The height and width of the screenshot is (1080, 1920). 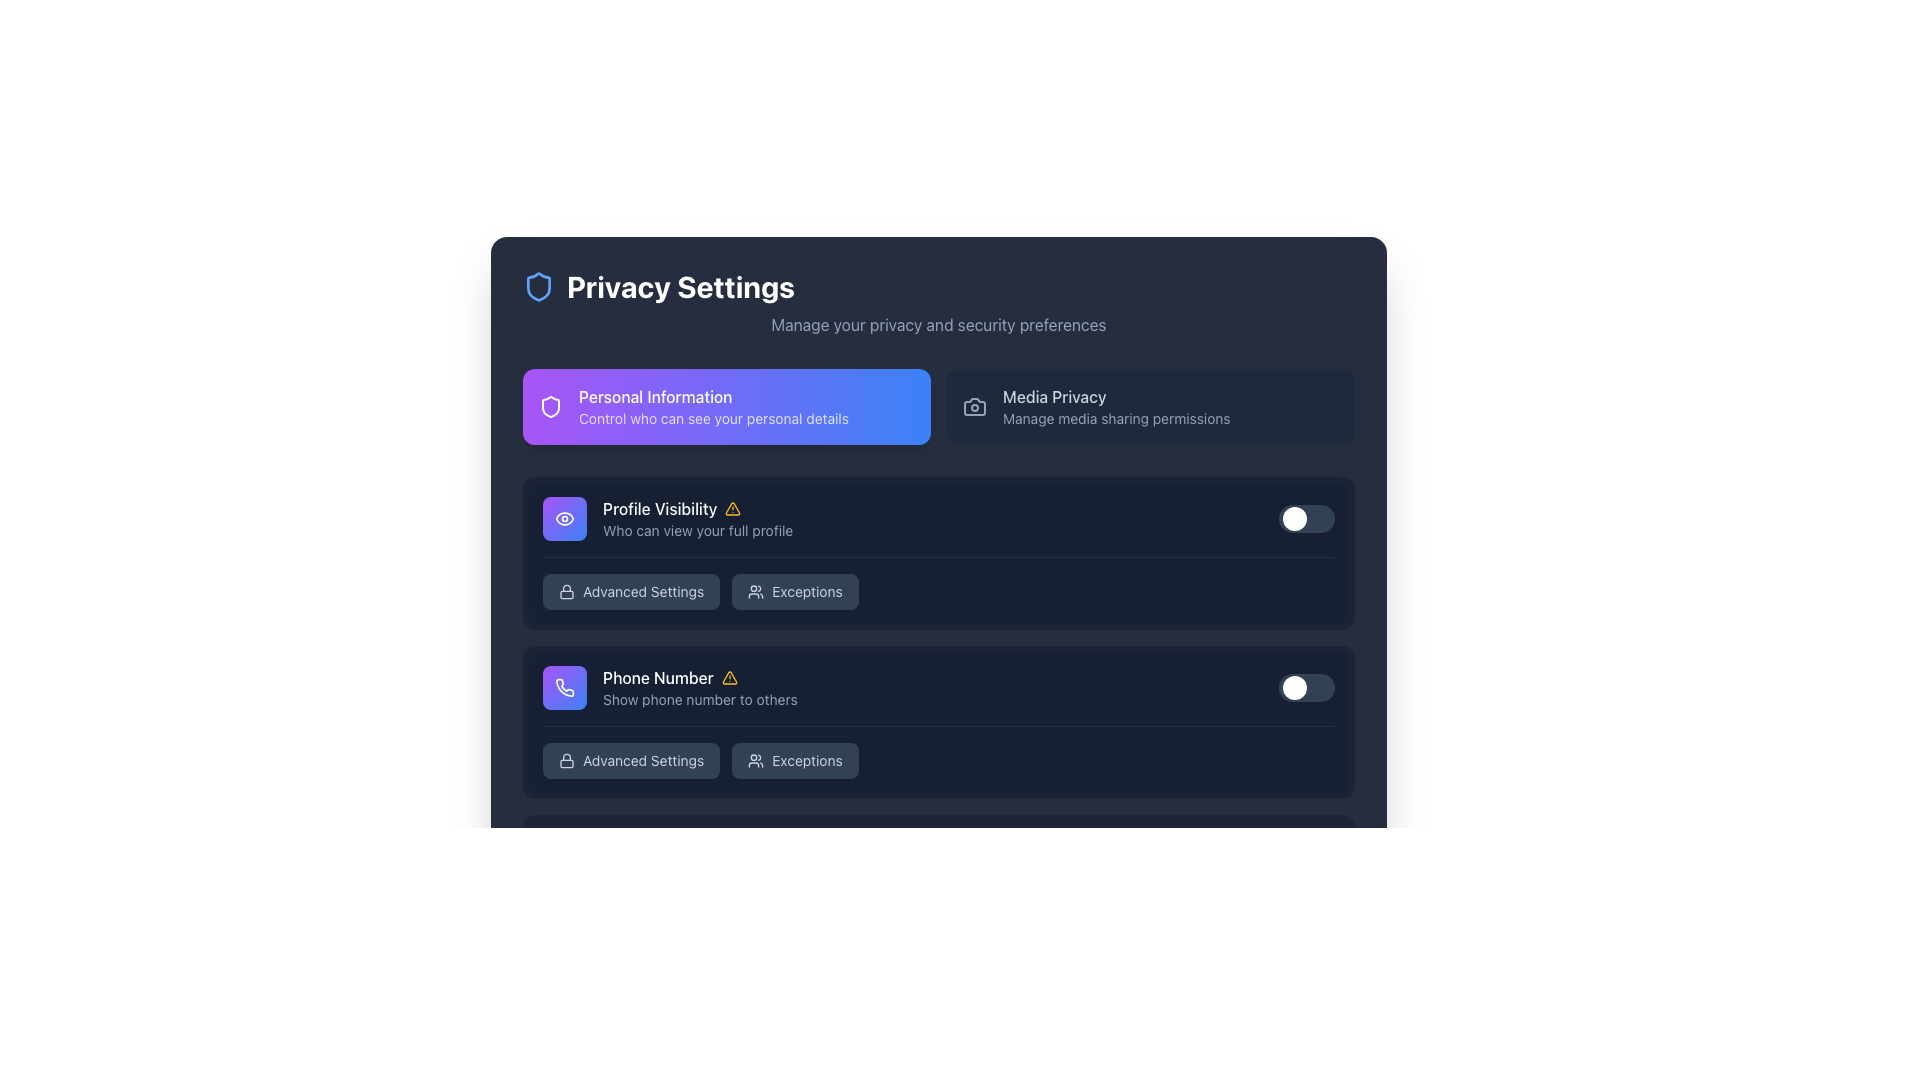 I want to click on the multiple users icon represented as an SVG within the 'Exceptions' button in the 'Profile Visibility' section, so click(x=755, y=590).